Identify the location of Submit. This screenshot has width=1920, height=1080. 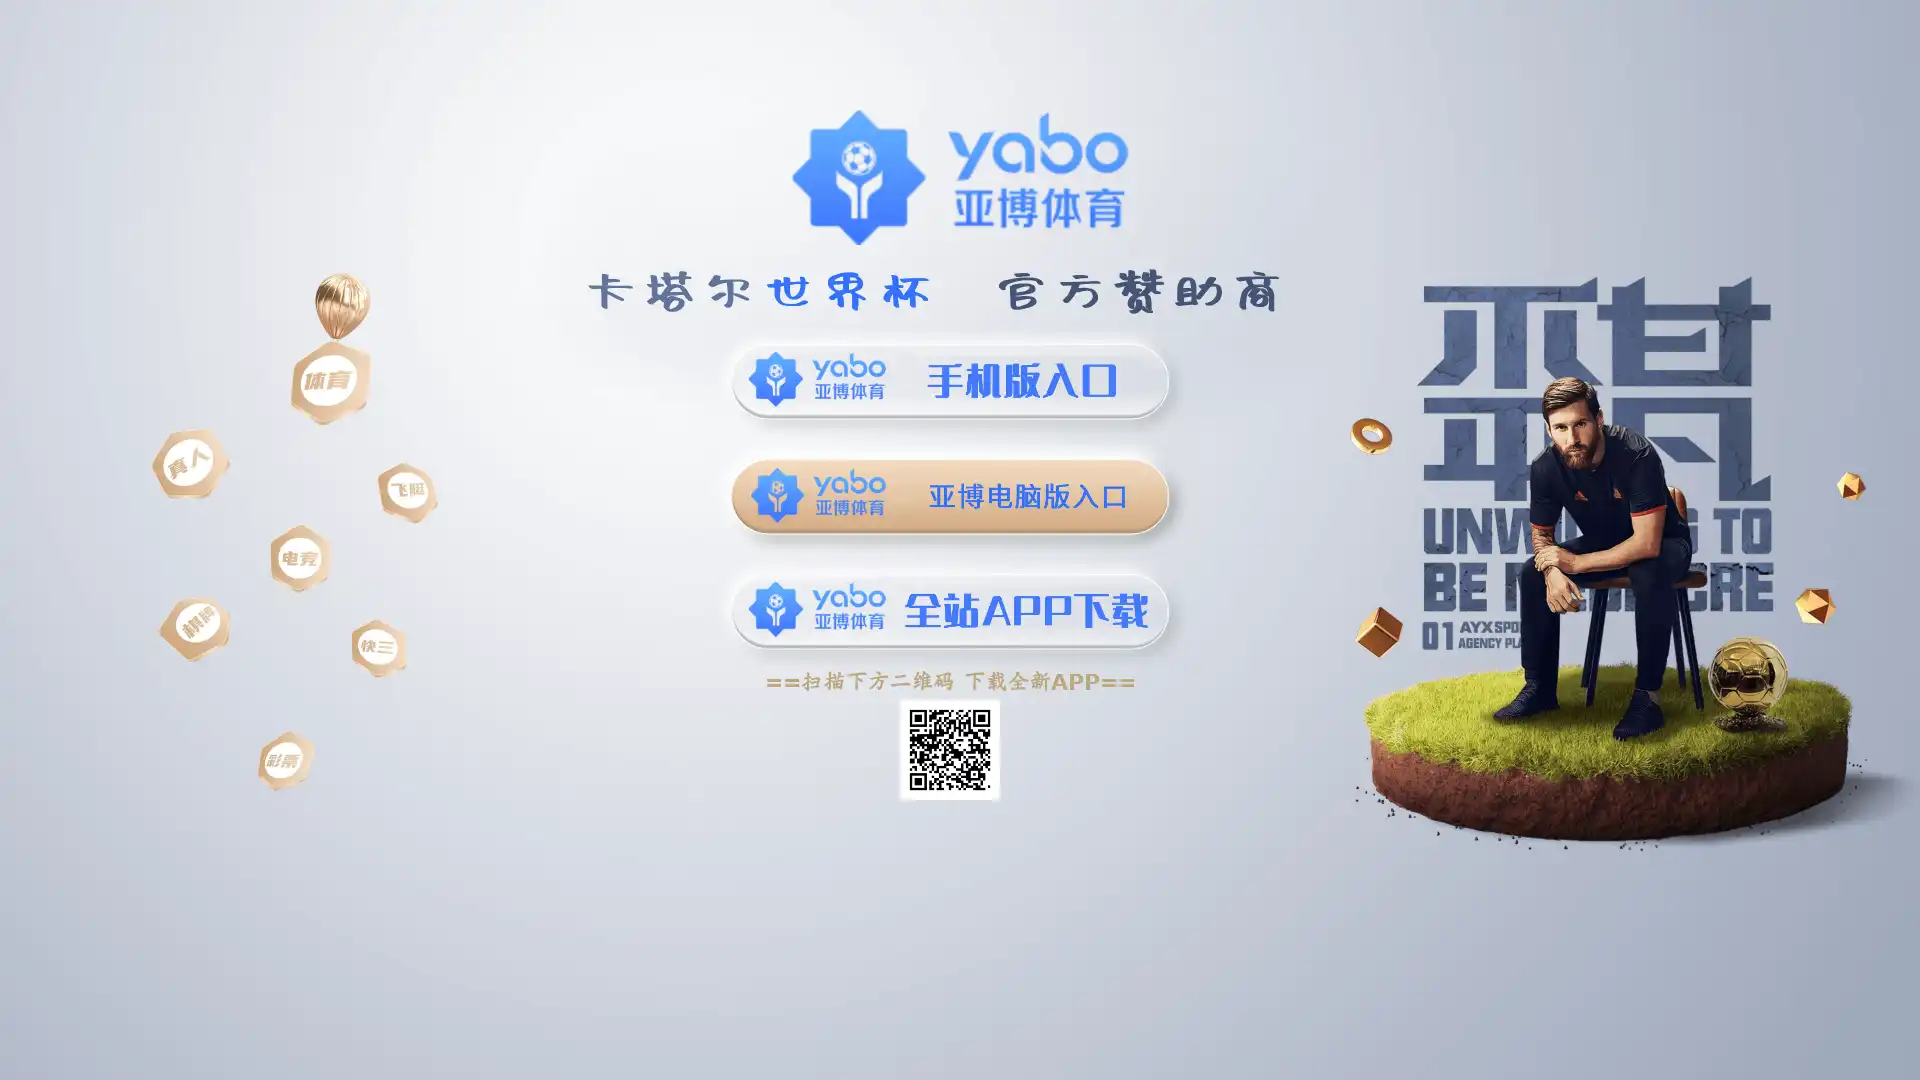
(1540, 135).